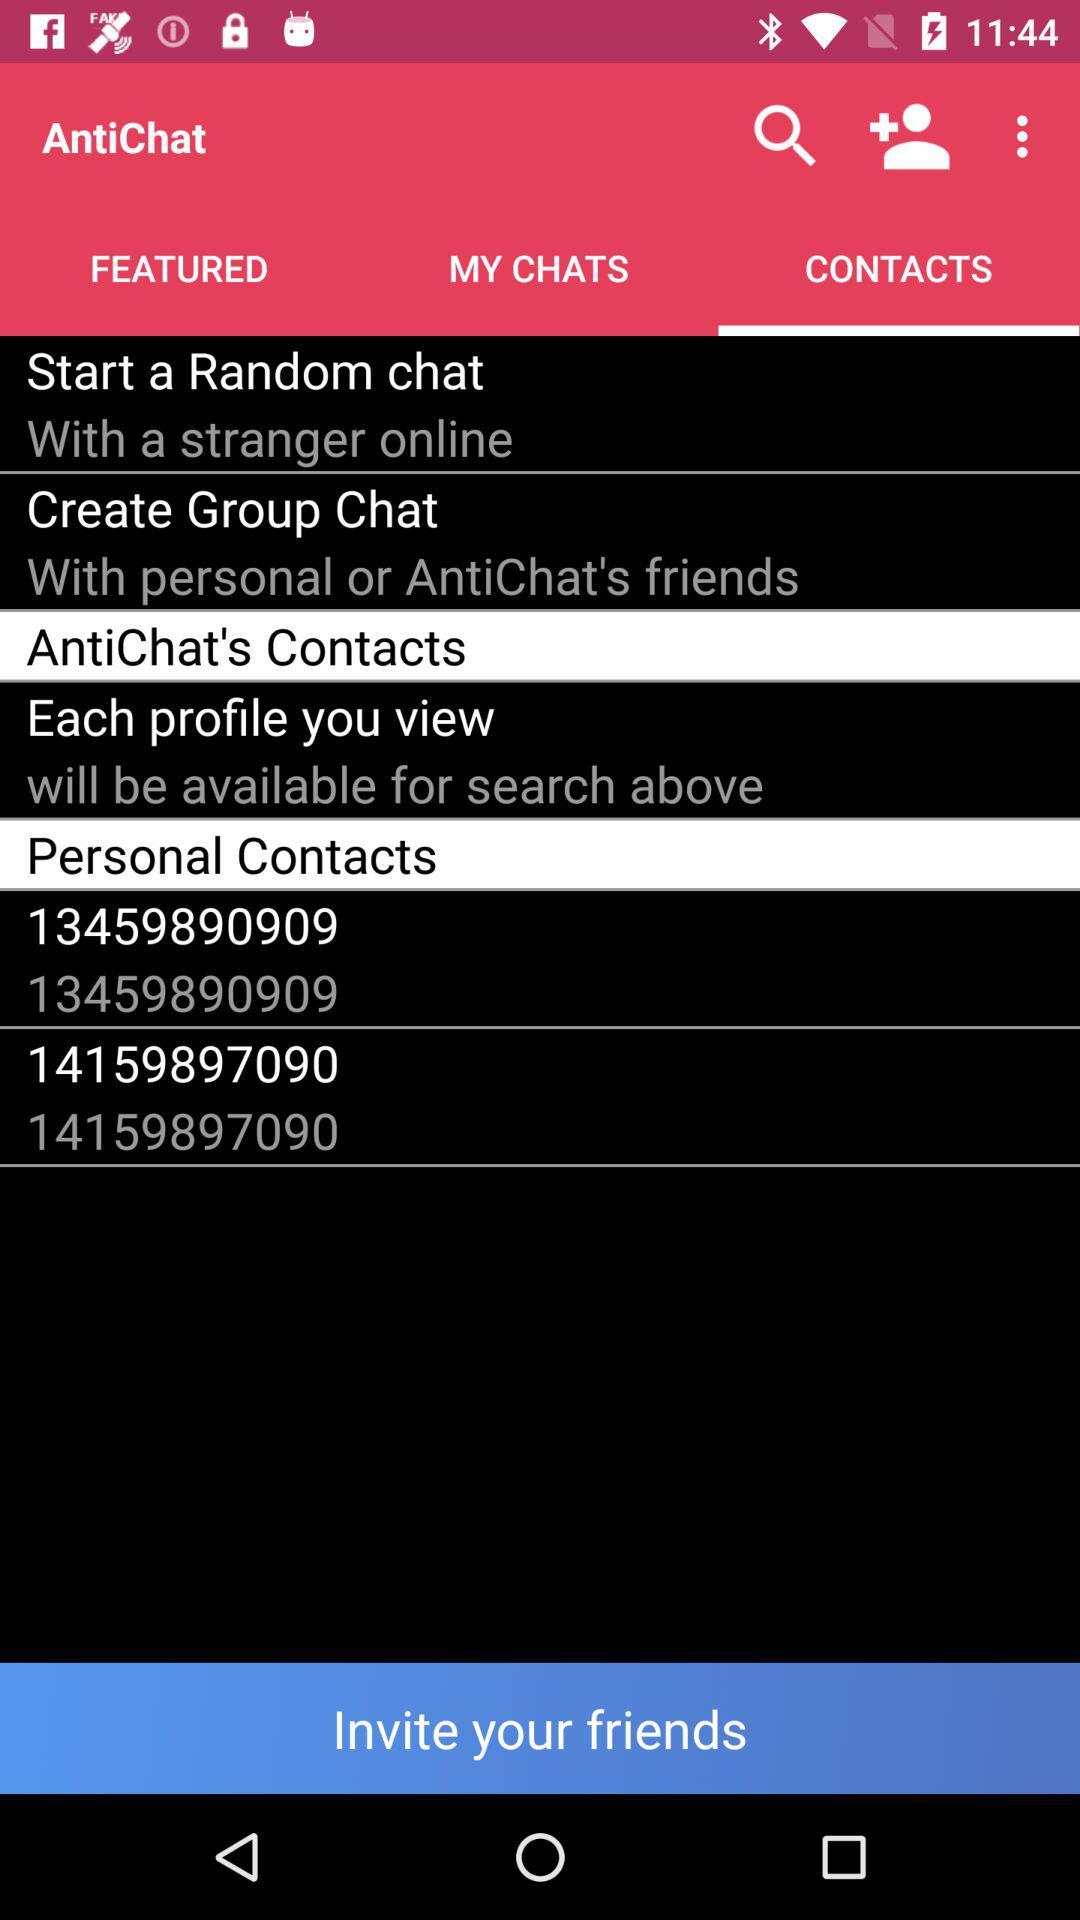 This screenshot has width=1080, height=1920. What do you see at coordinates (254, 369) in the screenshot?
I see `item below featured icon` at bounding box center [254, 369].